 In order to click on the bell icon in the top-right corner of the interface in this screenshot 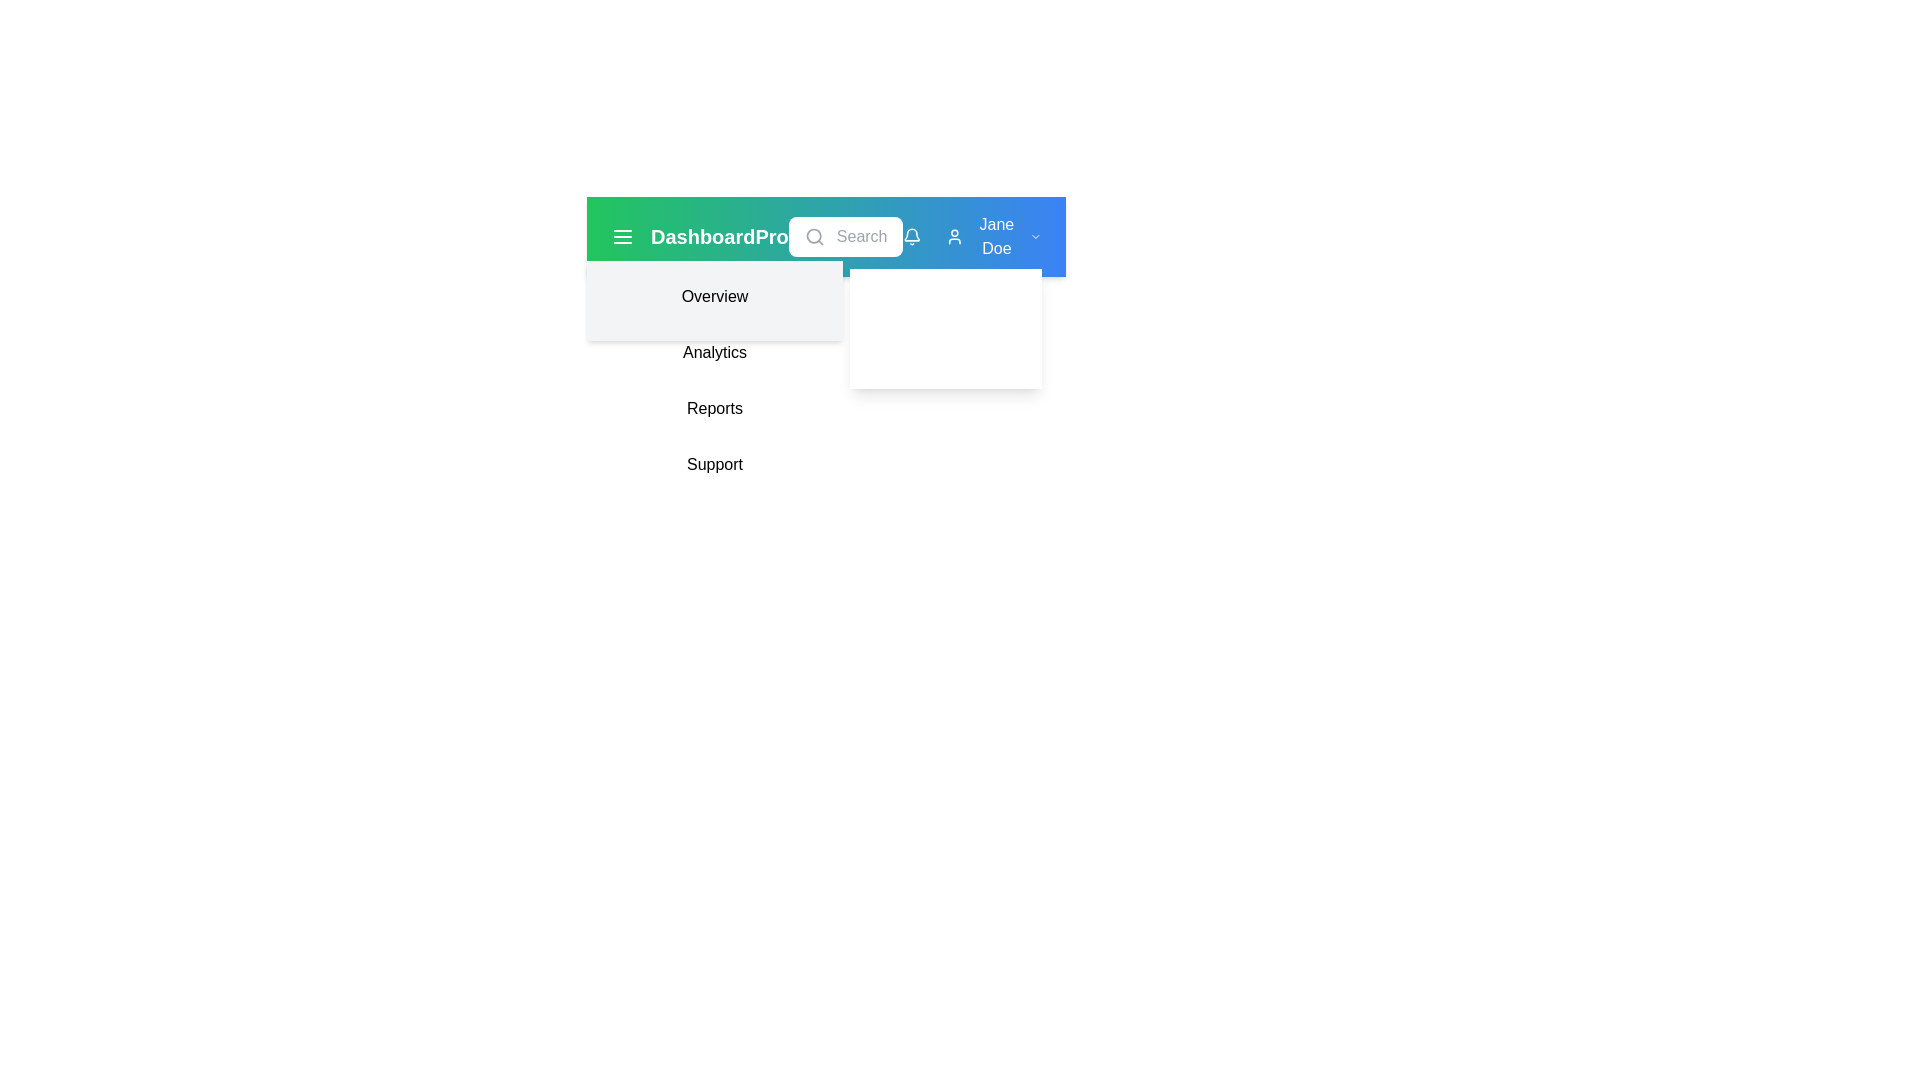, I will do `click(911, 234)`.